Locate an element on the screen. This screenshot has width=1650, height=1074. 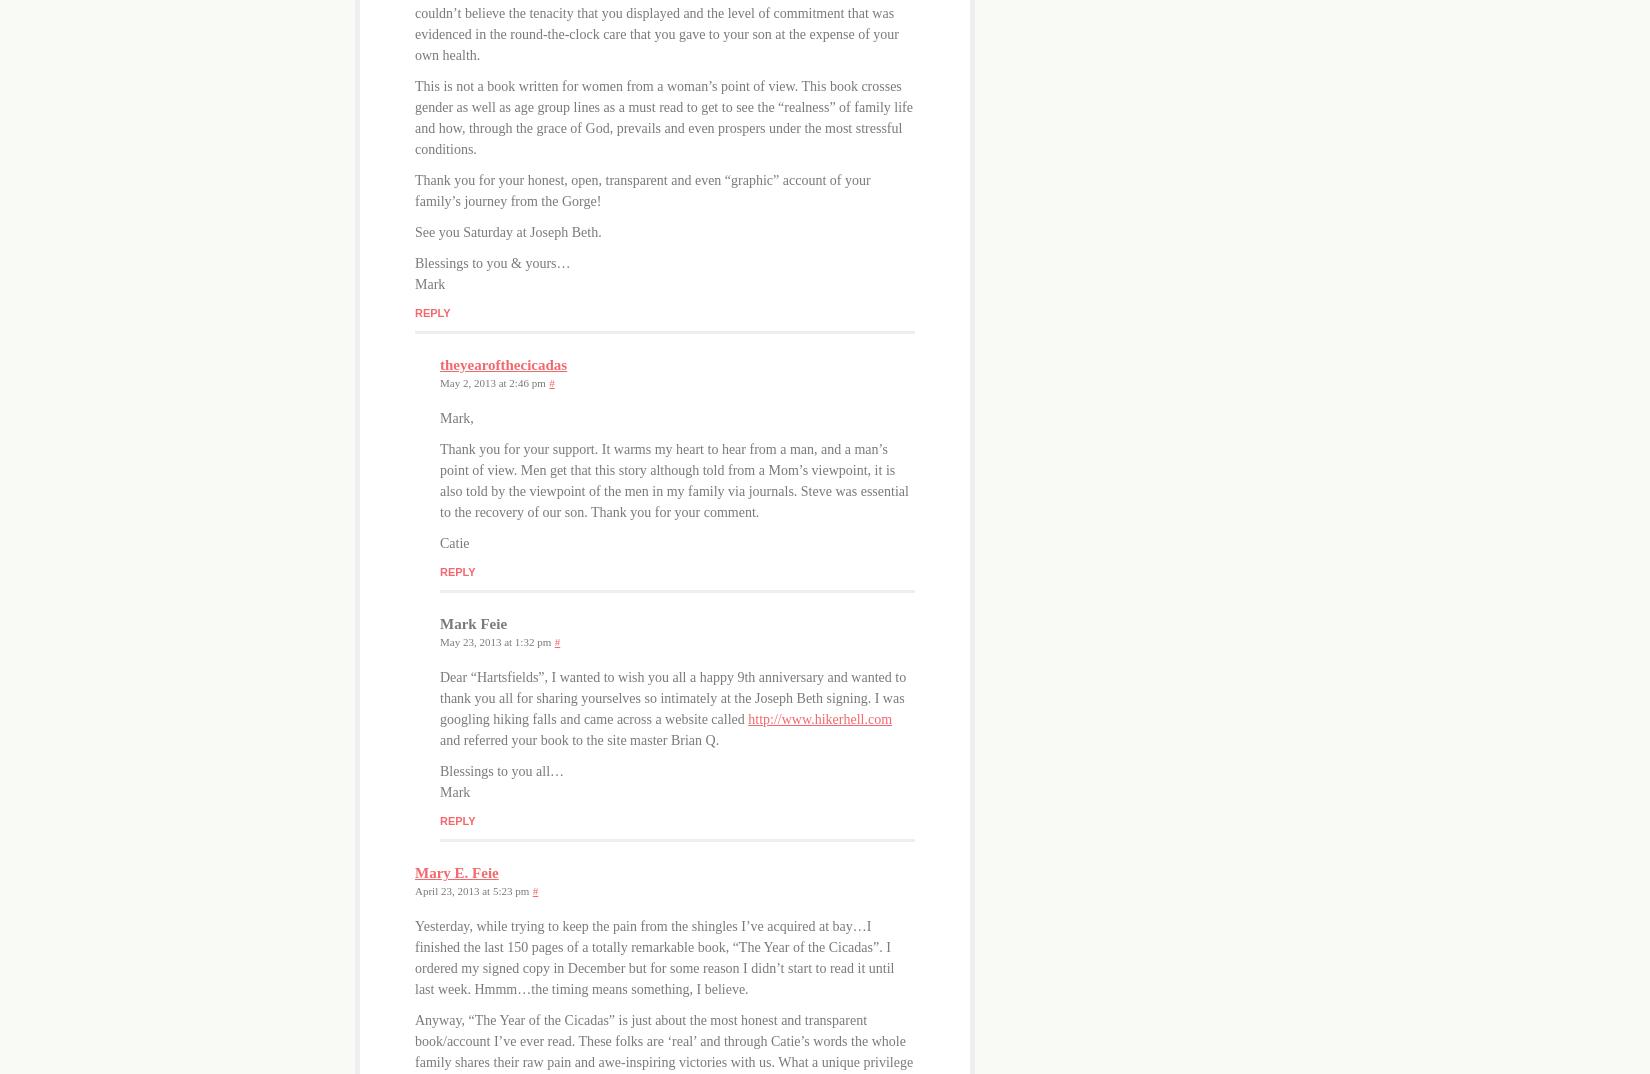
'Thank you for your honest, open, transparent and even “graphic” account of your family’s journey from the Gorge!' is located at coordinates (413, 189).